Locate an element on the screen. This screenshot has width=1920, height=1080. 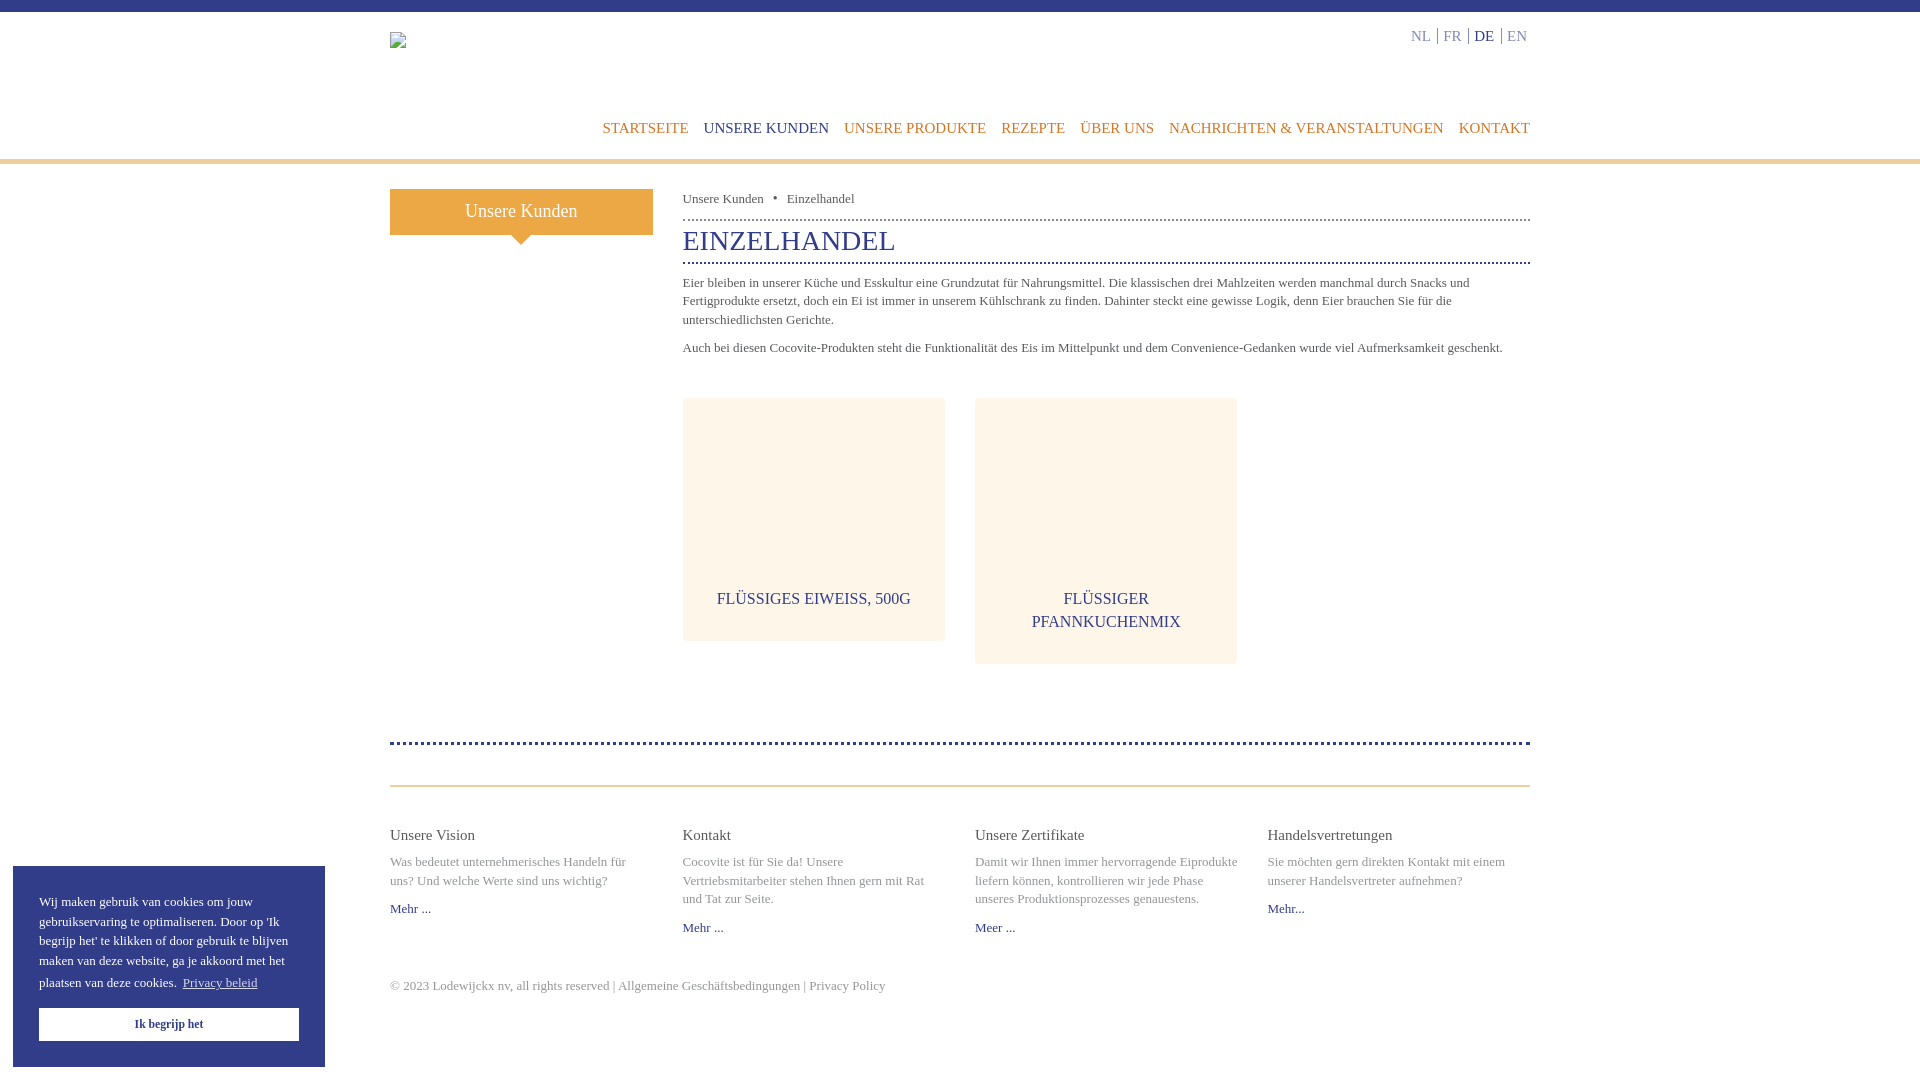
'Ik begrijp het' is located at coordinates (168, 1024).